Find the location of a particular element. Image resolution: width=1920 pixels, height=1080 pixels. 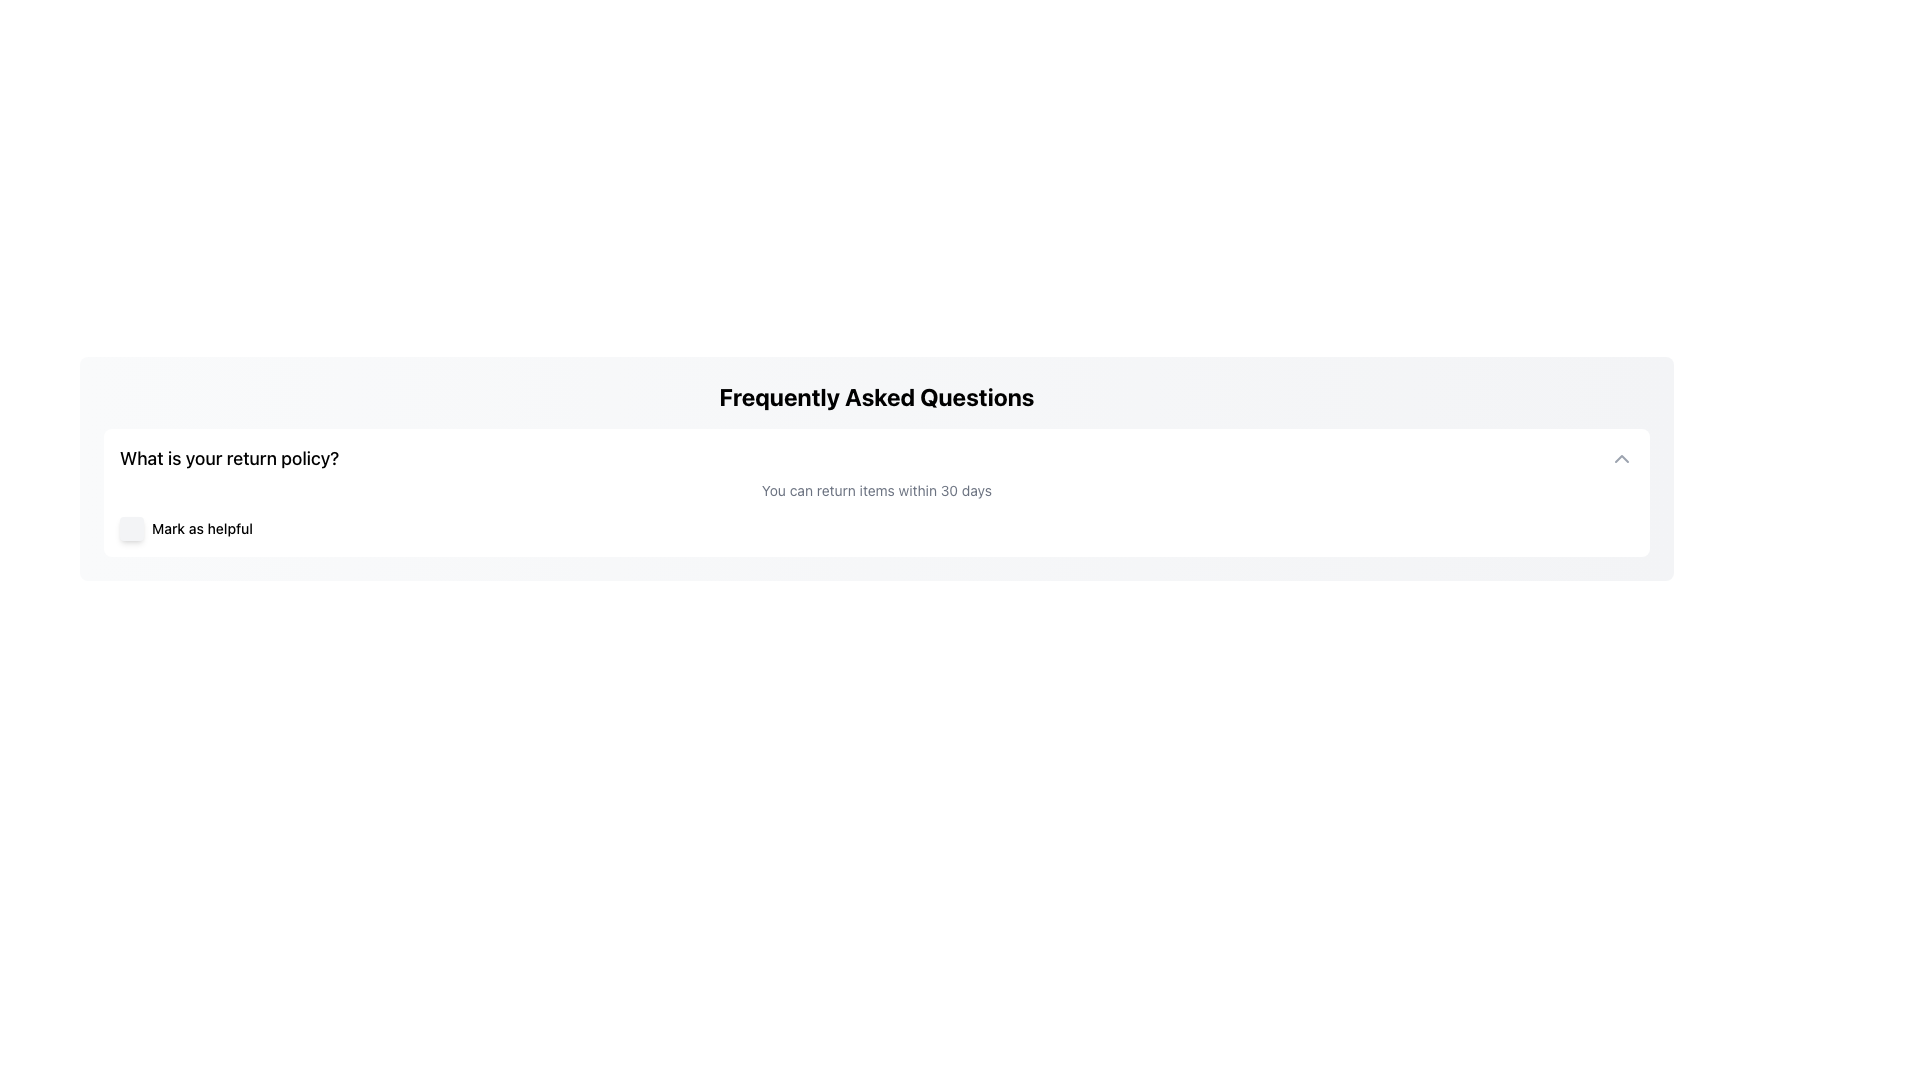

the 'Mark as helpful' static text label, which is positioned to the right of its sibling checkbox in the bottom part of the content section is located at coordinates (202, 527).